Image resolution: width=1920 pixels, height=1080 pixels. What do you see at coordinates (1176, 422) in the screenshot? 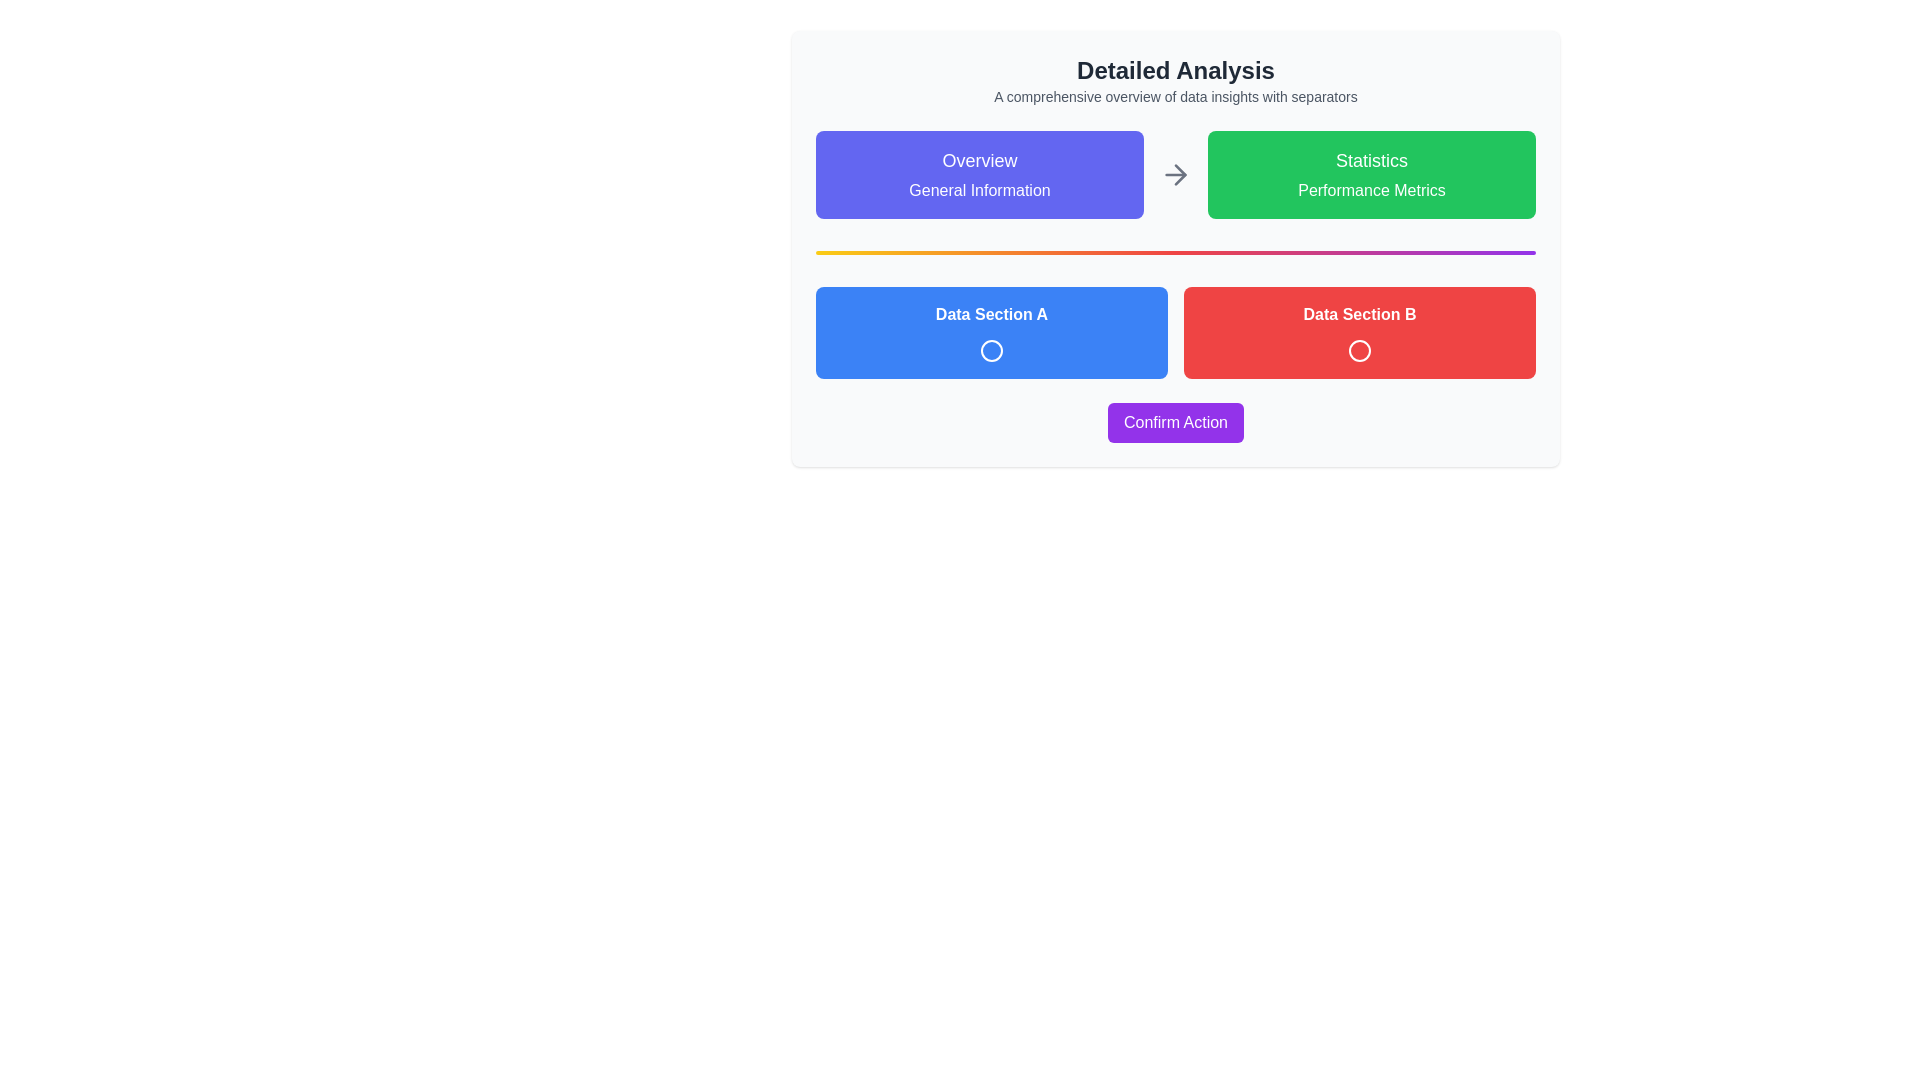
I see `the 'Confirm Action' button with vibrant purple background and white text for keyboard navigation` at bounding box center [1176, 422].